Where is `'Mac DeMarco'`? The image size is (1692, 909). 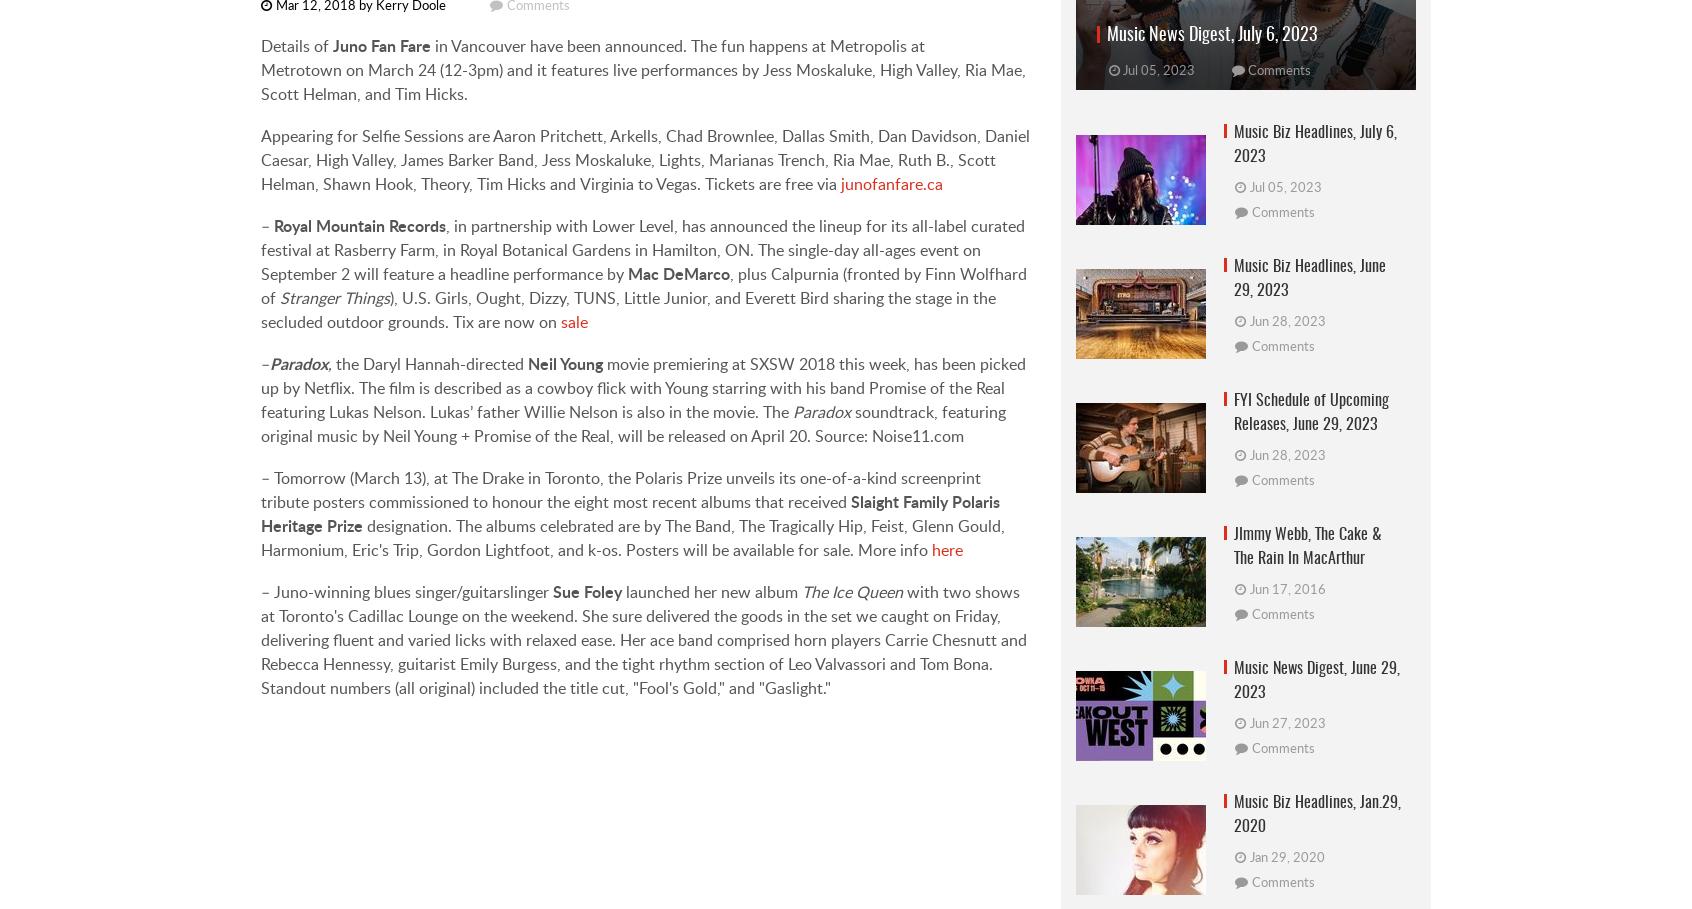
'Mac DeMarco' is located at coordinates (678, 273).